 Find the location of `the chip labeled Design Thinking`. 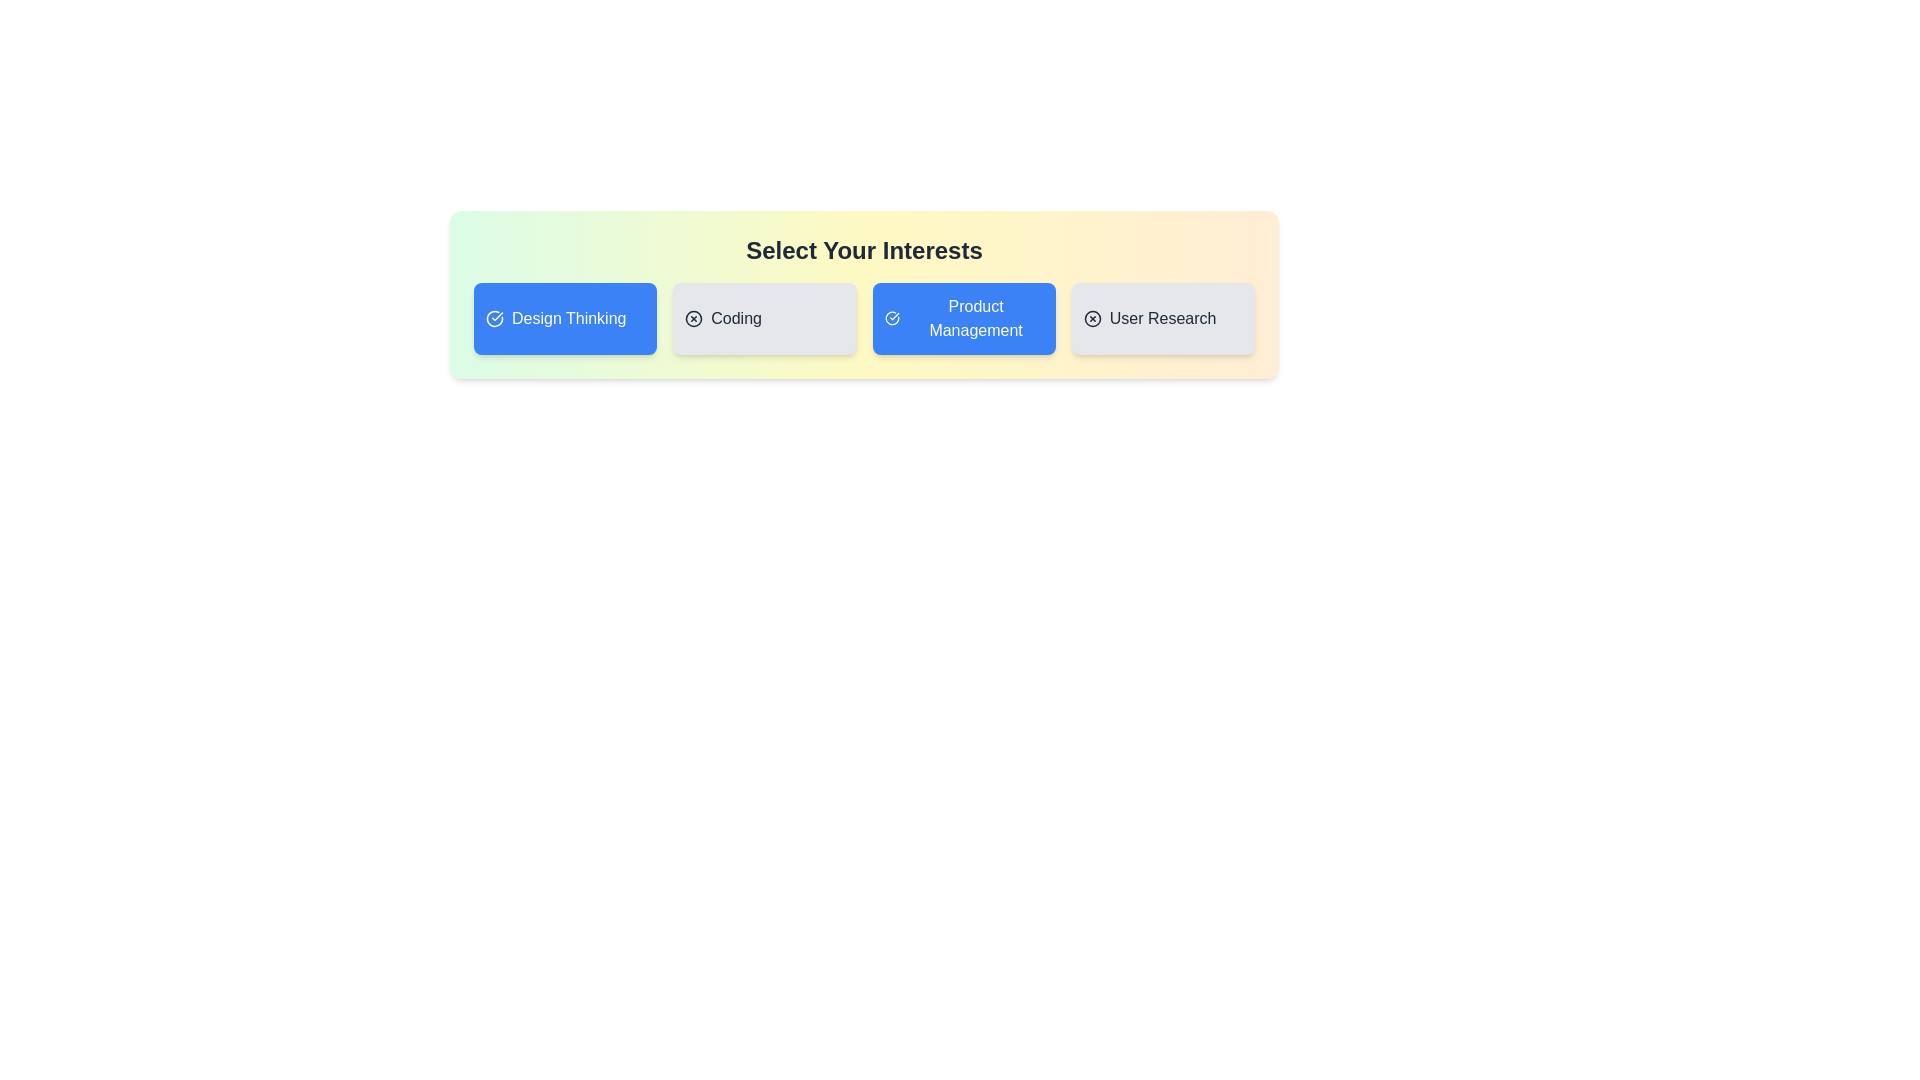

the chip labeled Design Thinking is located at coordinates (564, 318).